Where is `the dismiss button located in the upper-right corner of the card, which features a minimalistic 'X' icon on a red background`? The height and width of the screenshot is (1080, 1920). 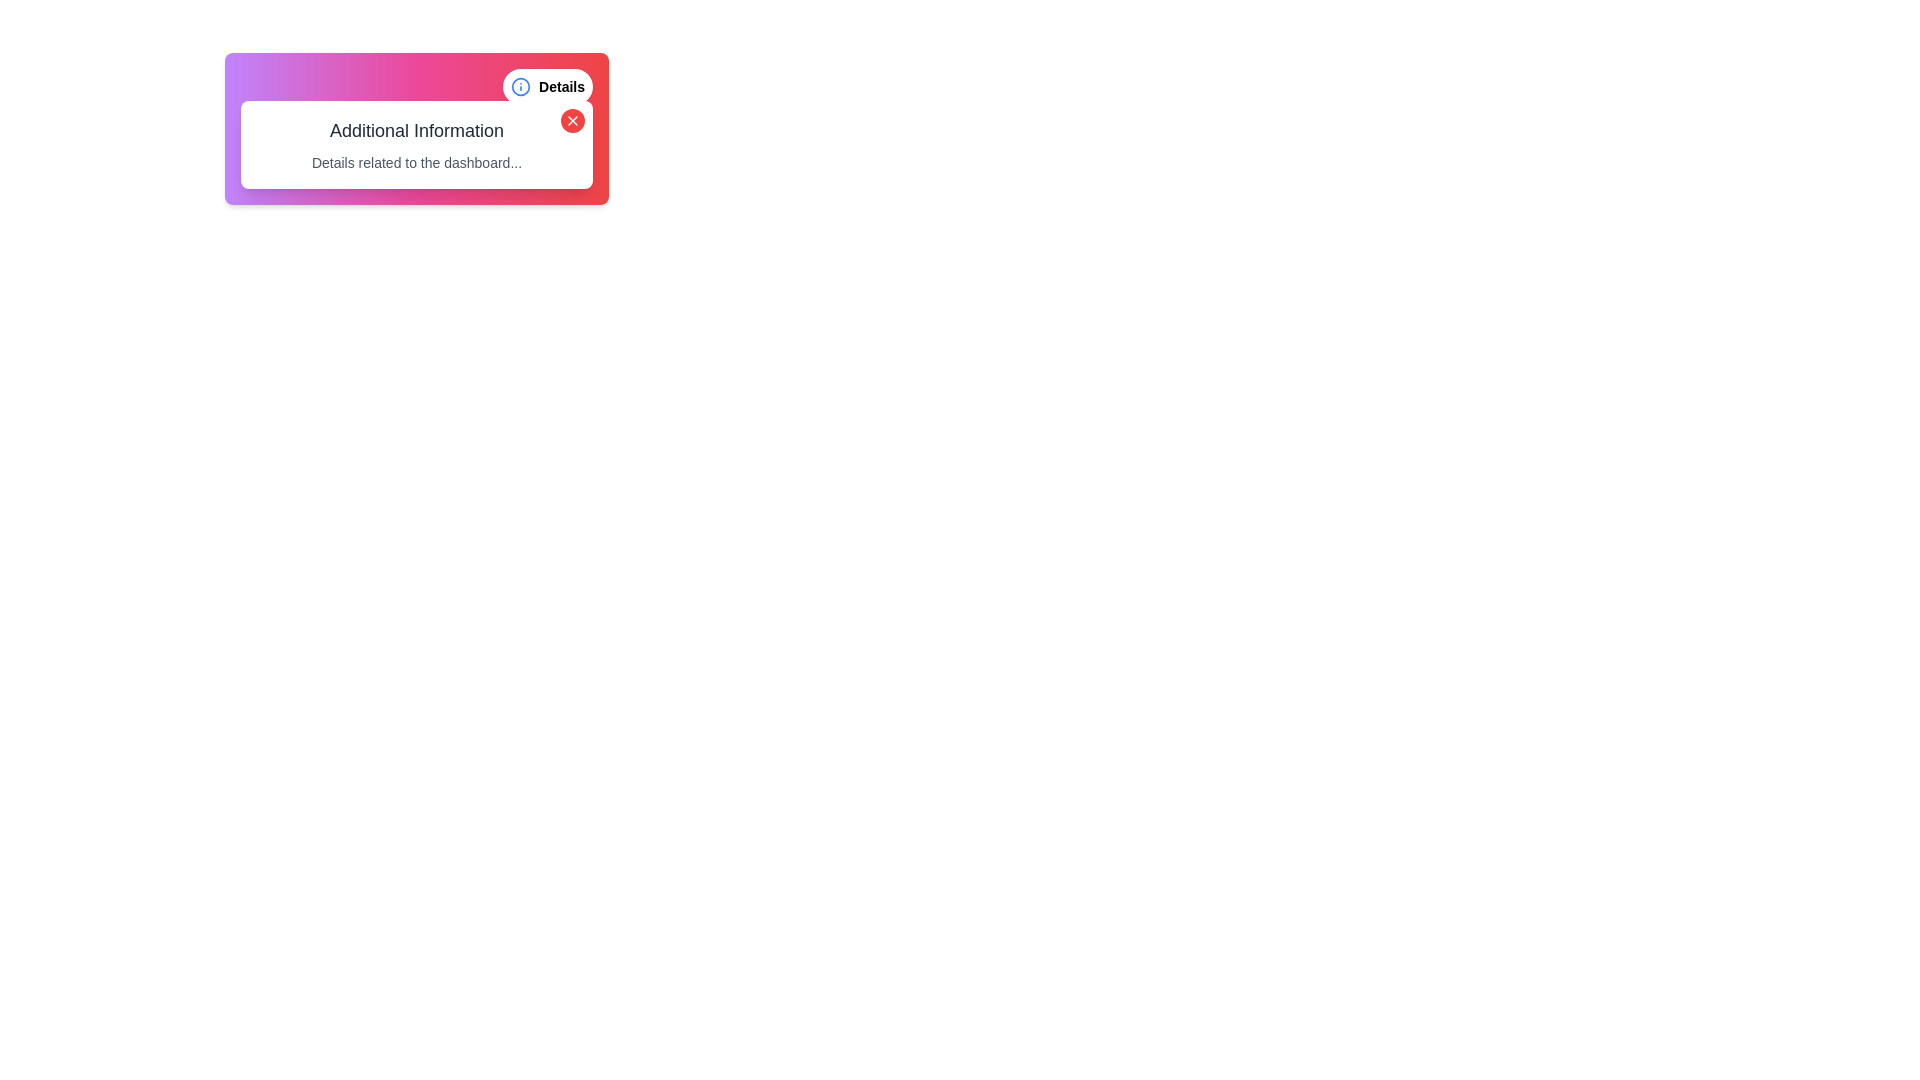
the dismiss button located in the upper-right corner of the card, which features a minimalistic 'X' icon on a red background is located at coordinates (571, 120).